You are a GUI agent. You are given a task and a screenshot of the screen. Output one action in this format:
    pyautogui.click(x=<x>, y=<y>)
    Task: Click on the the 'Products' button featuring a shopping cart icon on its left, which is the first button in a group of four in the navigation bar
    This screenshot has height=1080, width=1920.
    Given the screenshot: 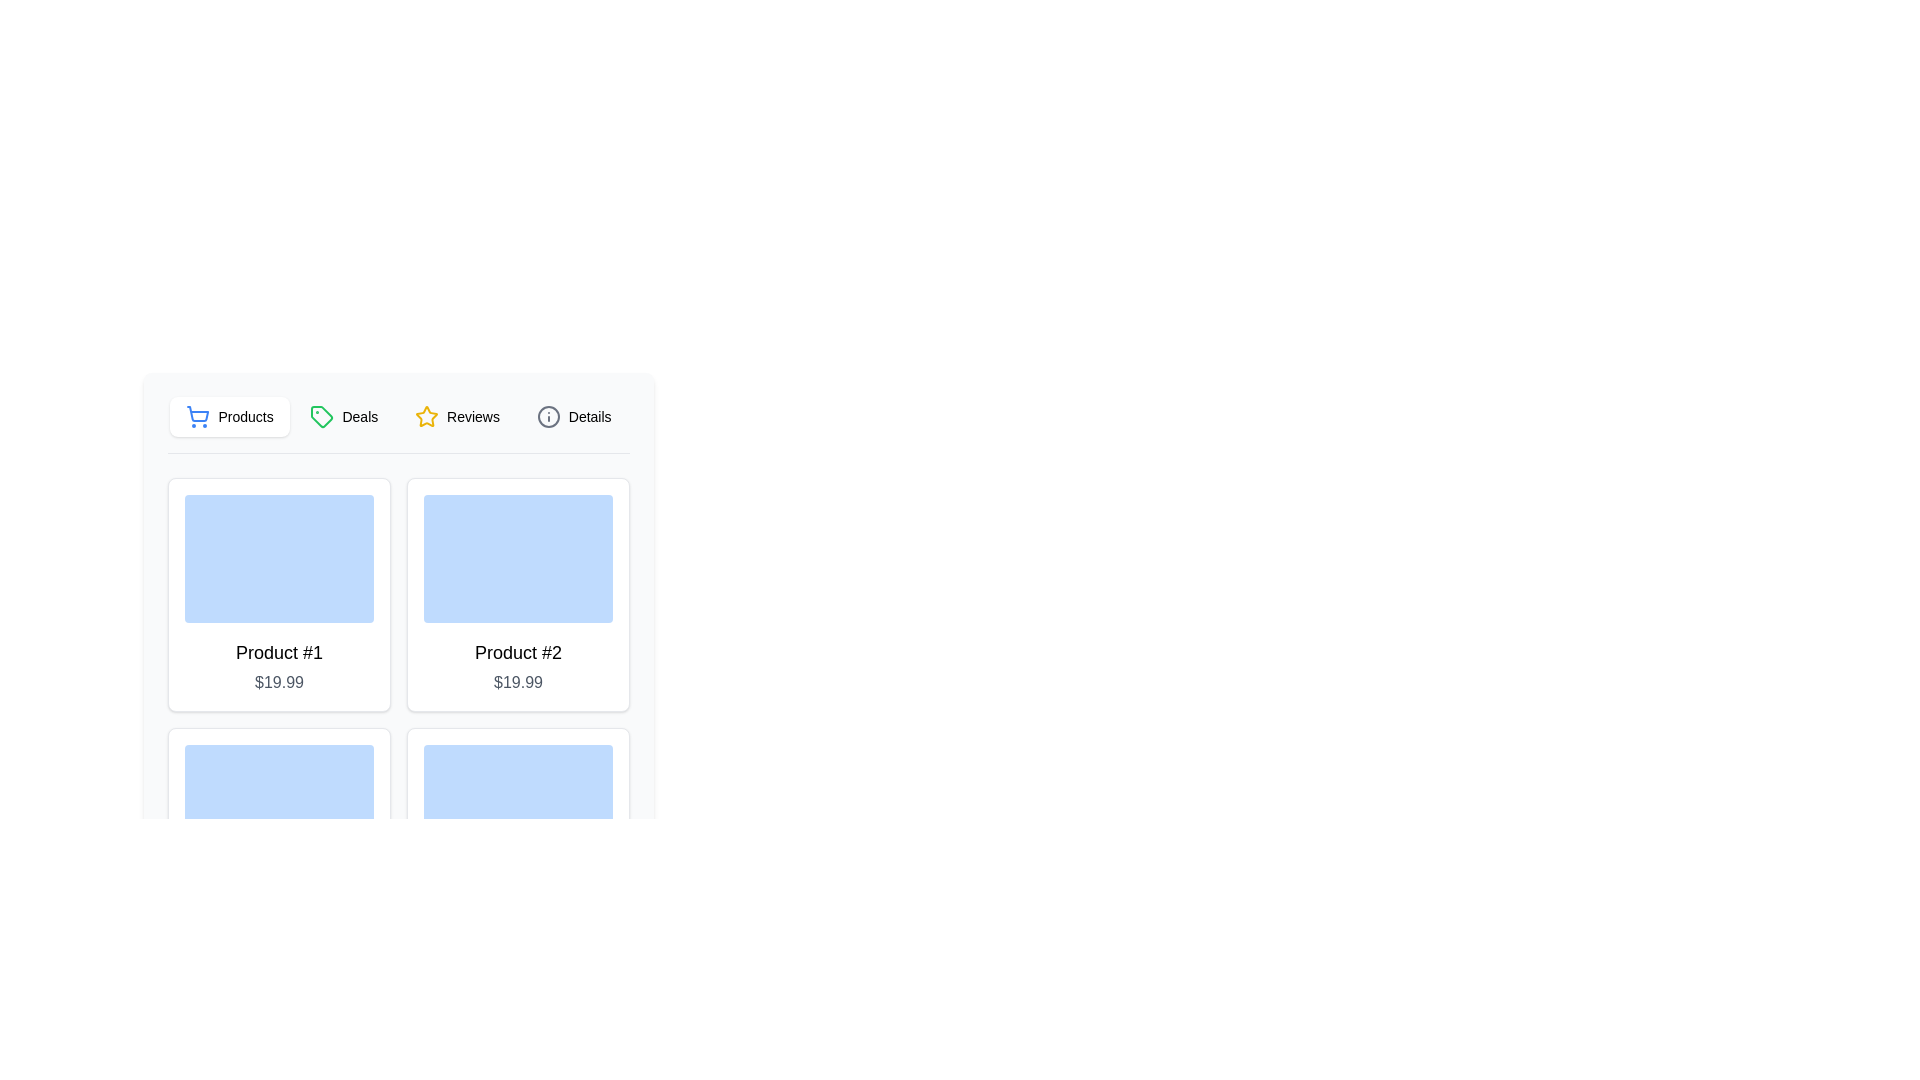 What is the action you would take?
    pyautogui.click(x=230, y=415)
    